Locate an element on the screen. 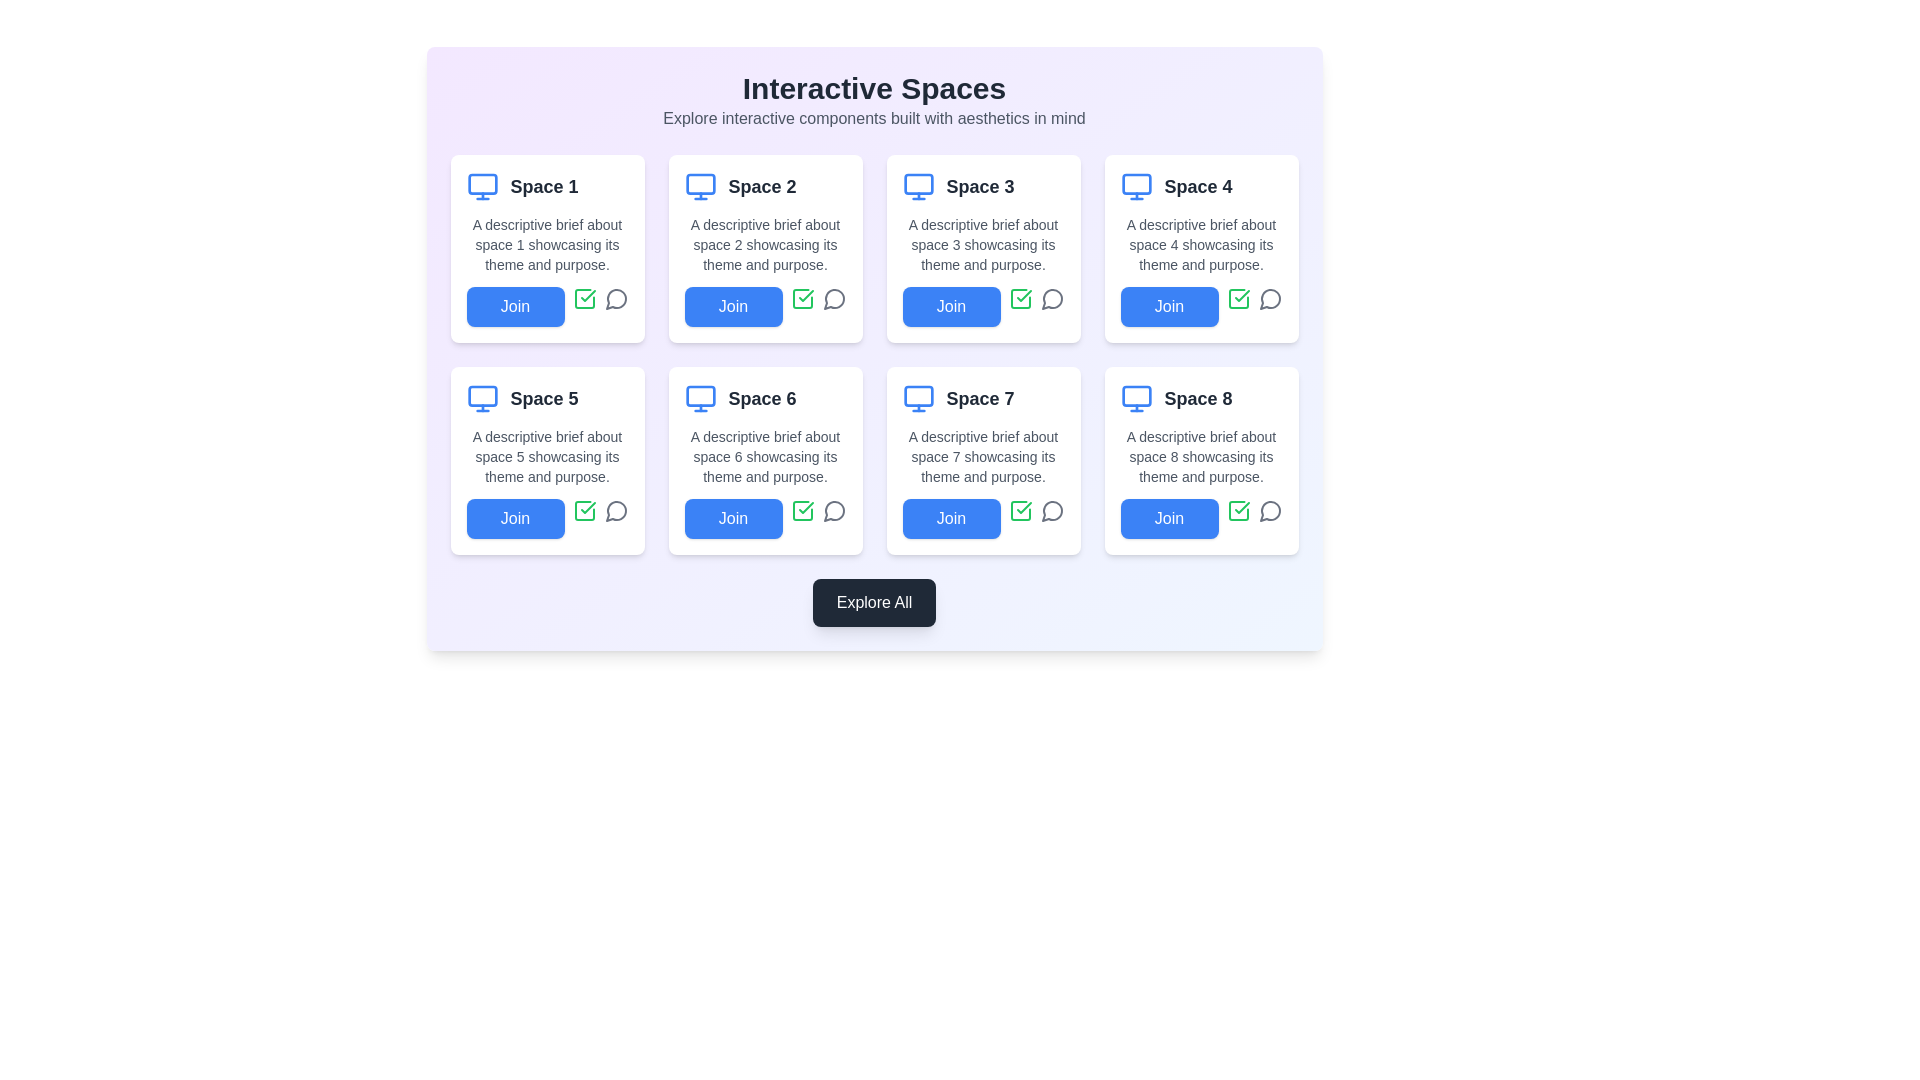  the green square icon button with a checkmark located is located at coordinates (802, 299).